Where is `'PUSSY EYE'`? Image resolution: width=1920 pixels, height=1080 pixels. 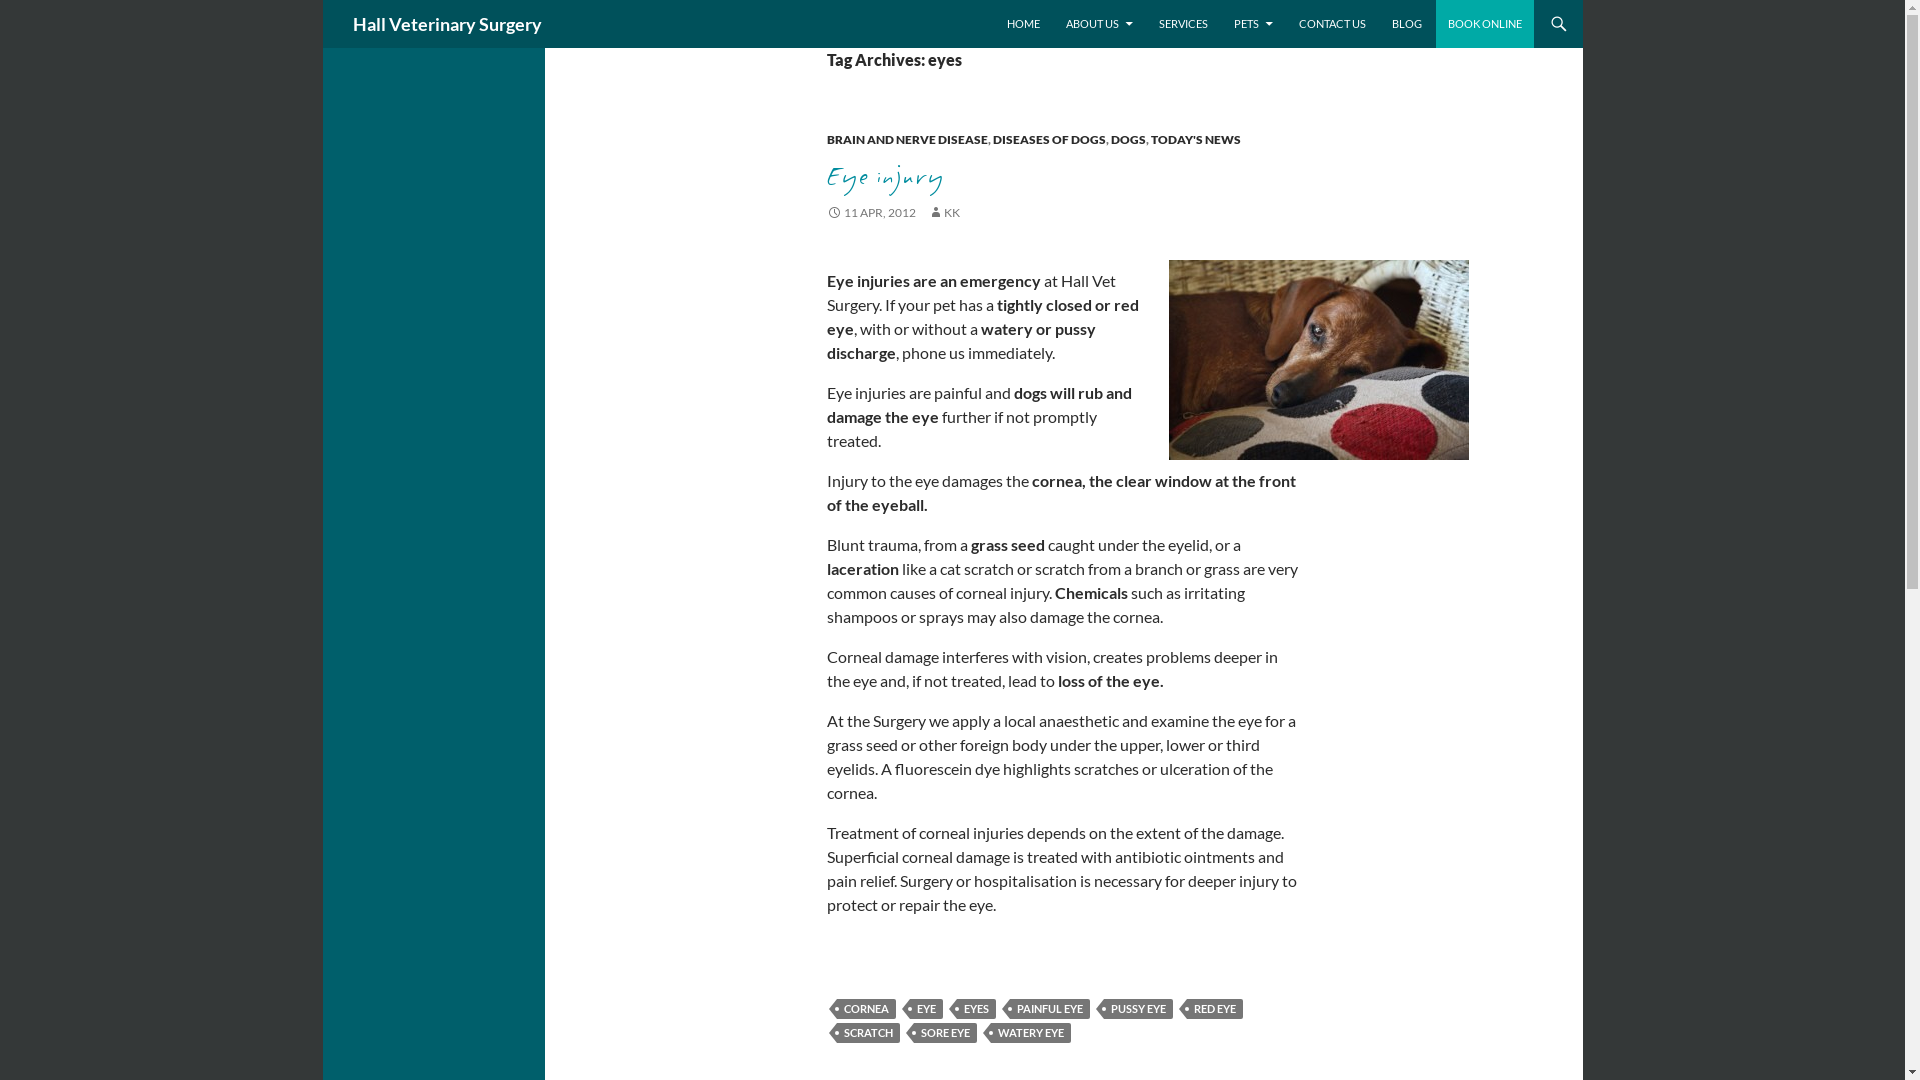 'PUSSY EYE' is located at coordinates (1138, 1009).